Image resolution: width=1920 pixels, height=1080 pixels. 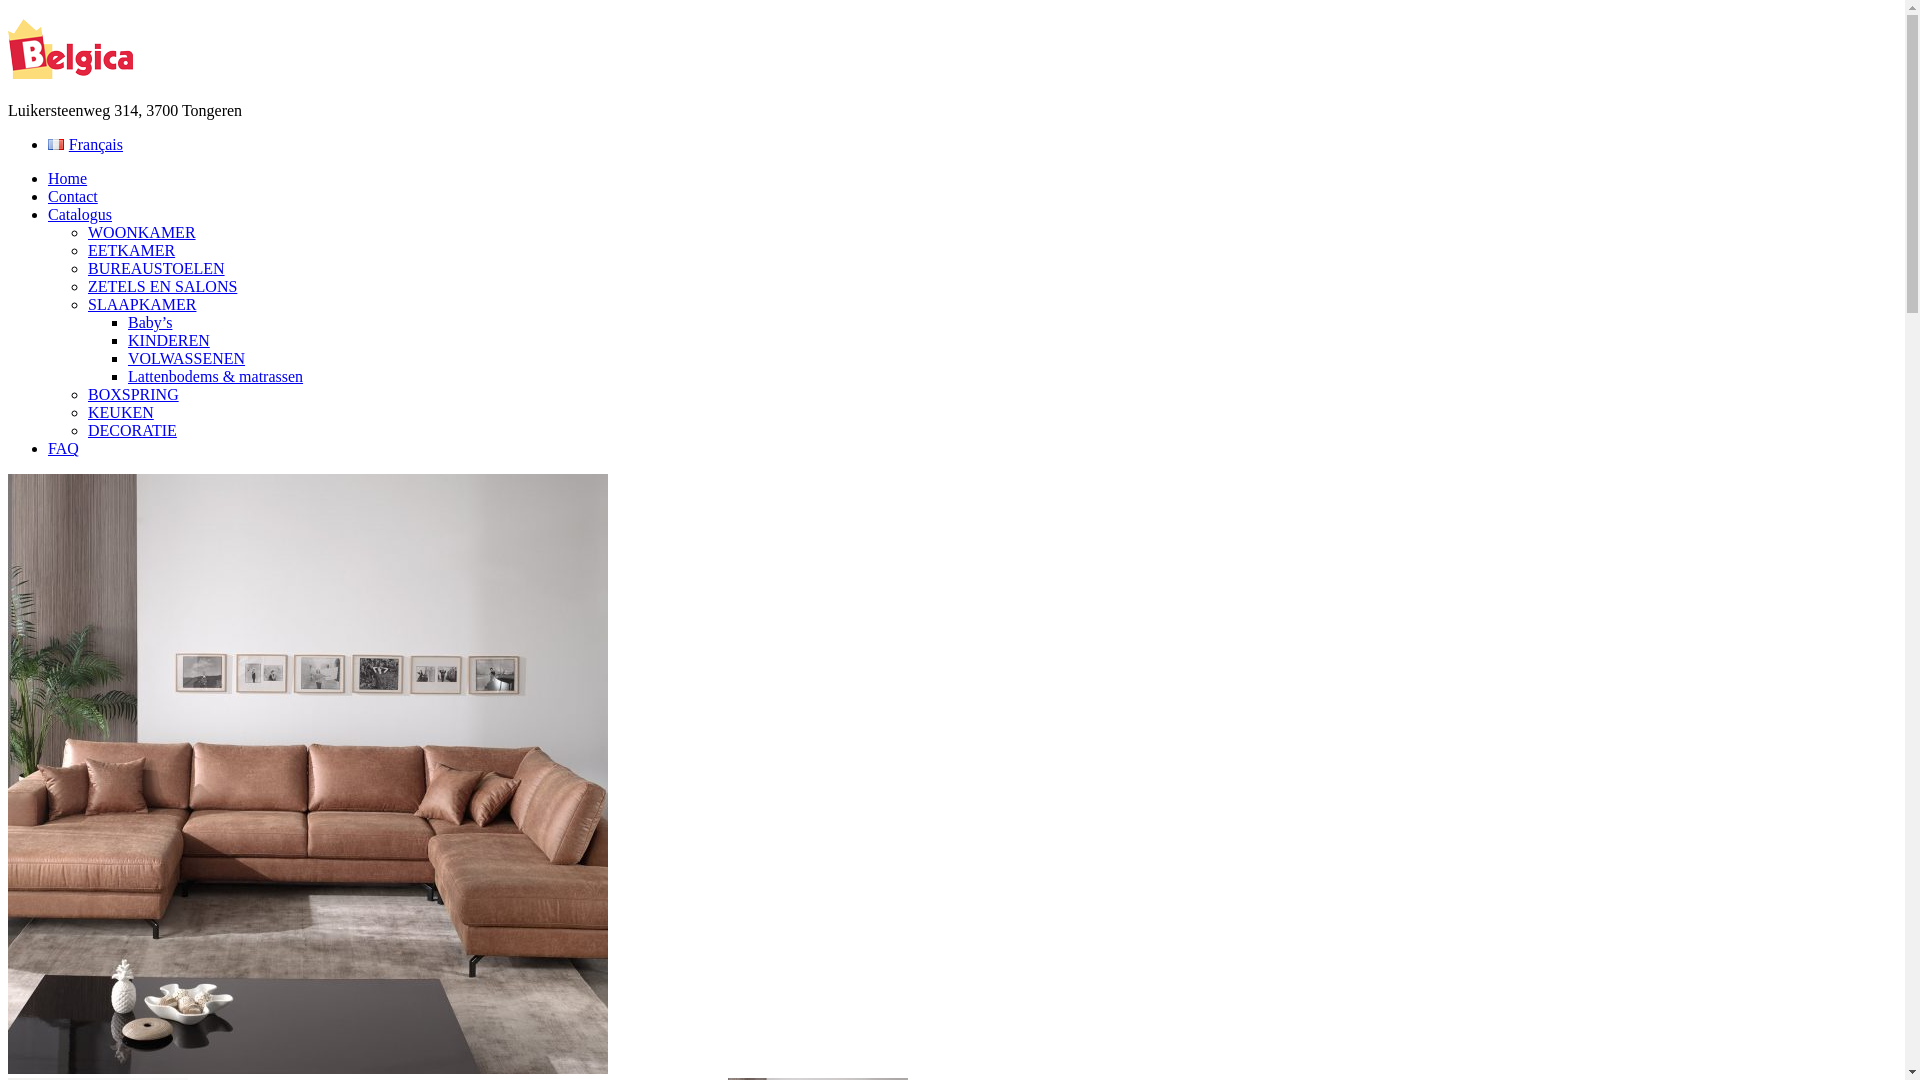 I want to click on 'BOXSPRING', so click(x=132, y=394).